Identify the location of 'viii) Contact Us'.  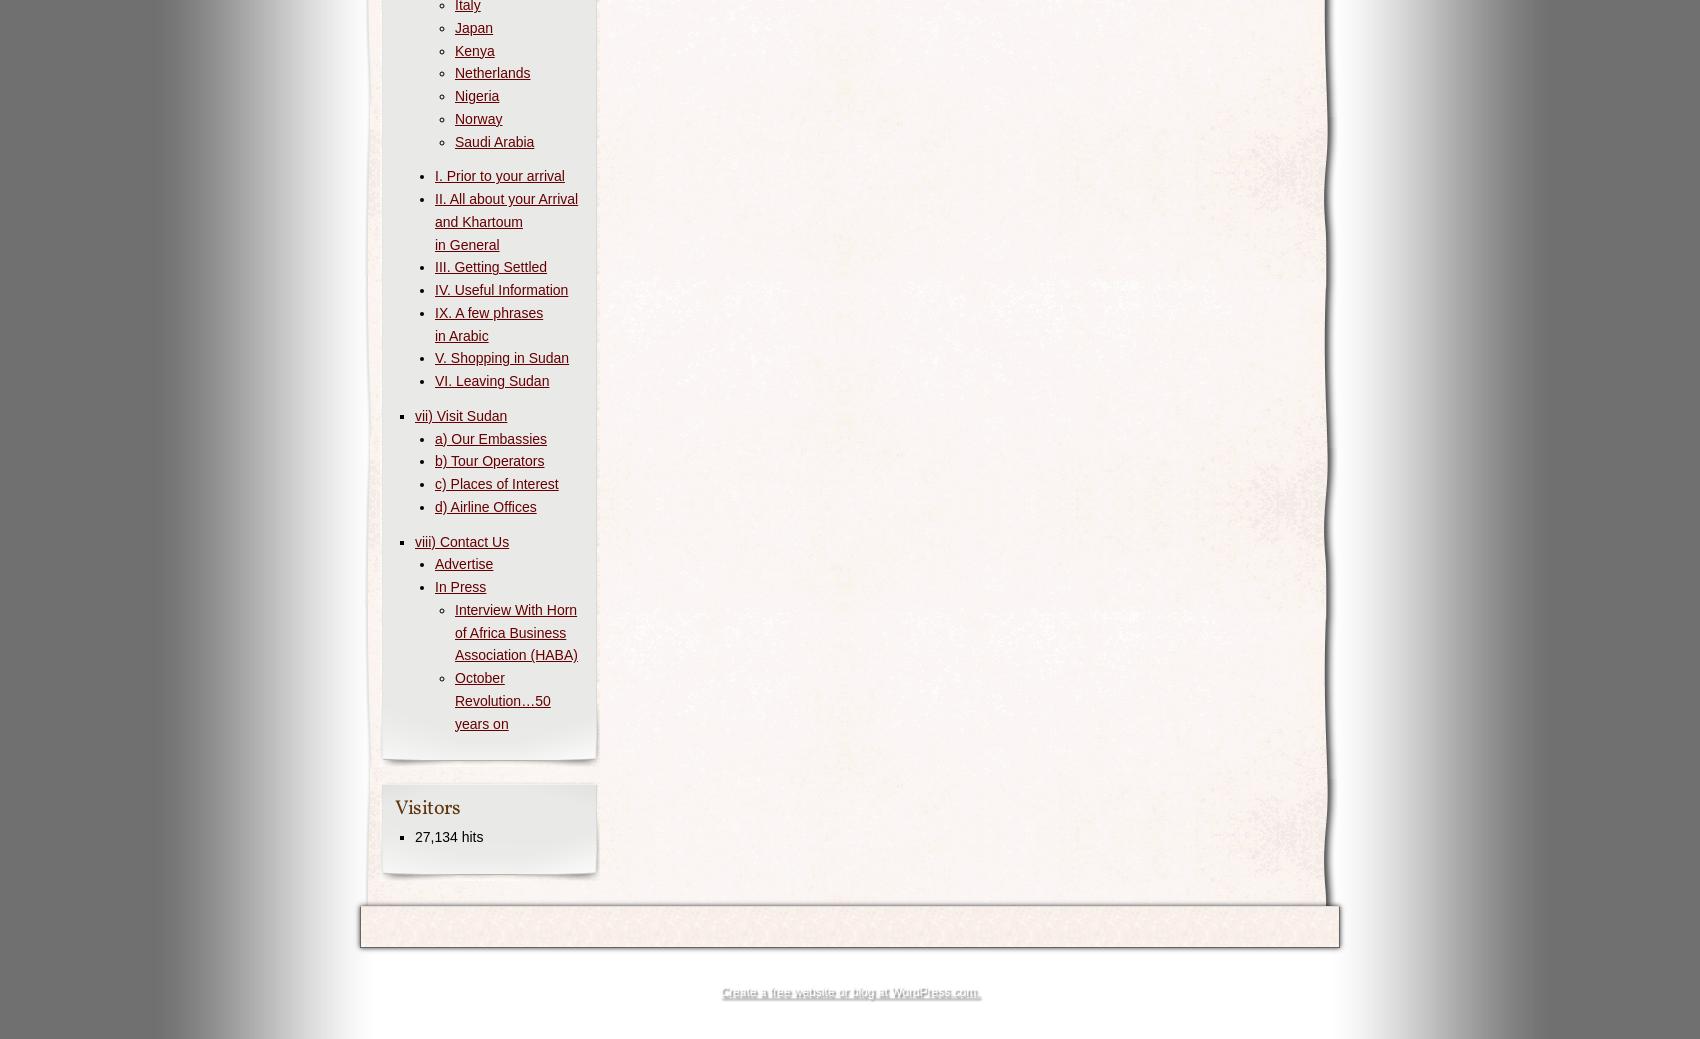
(462, 541).